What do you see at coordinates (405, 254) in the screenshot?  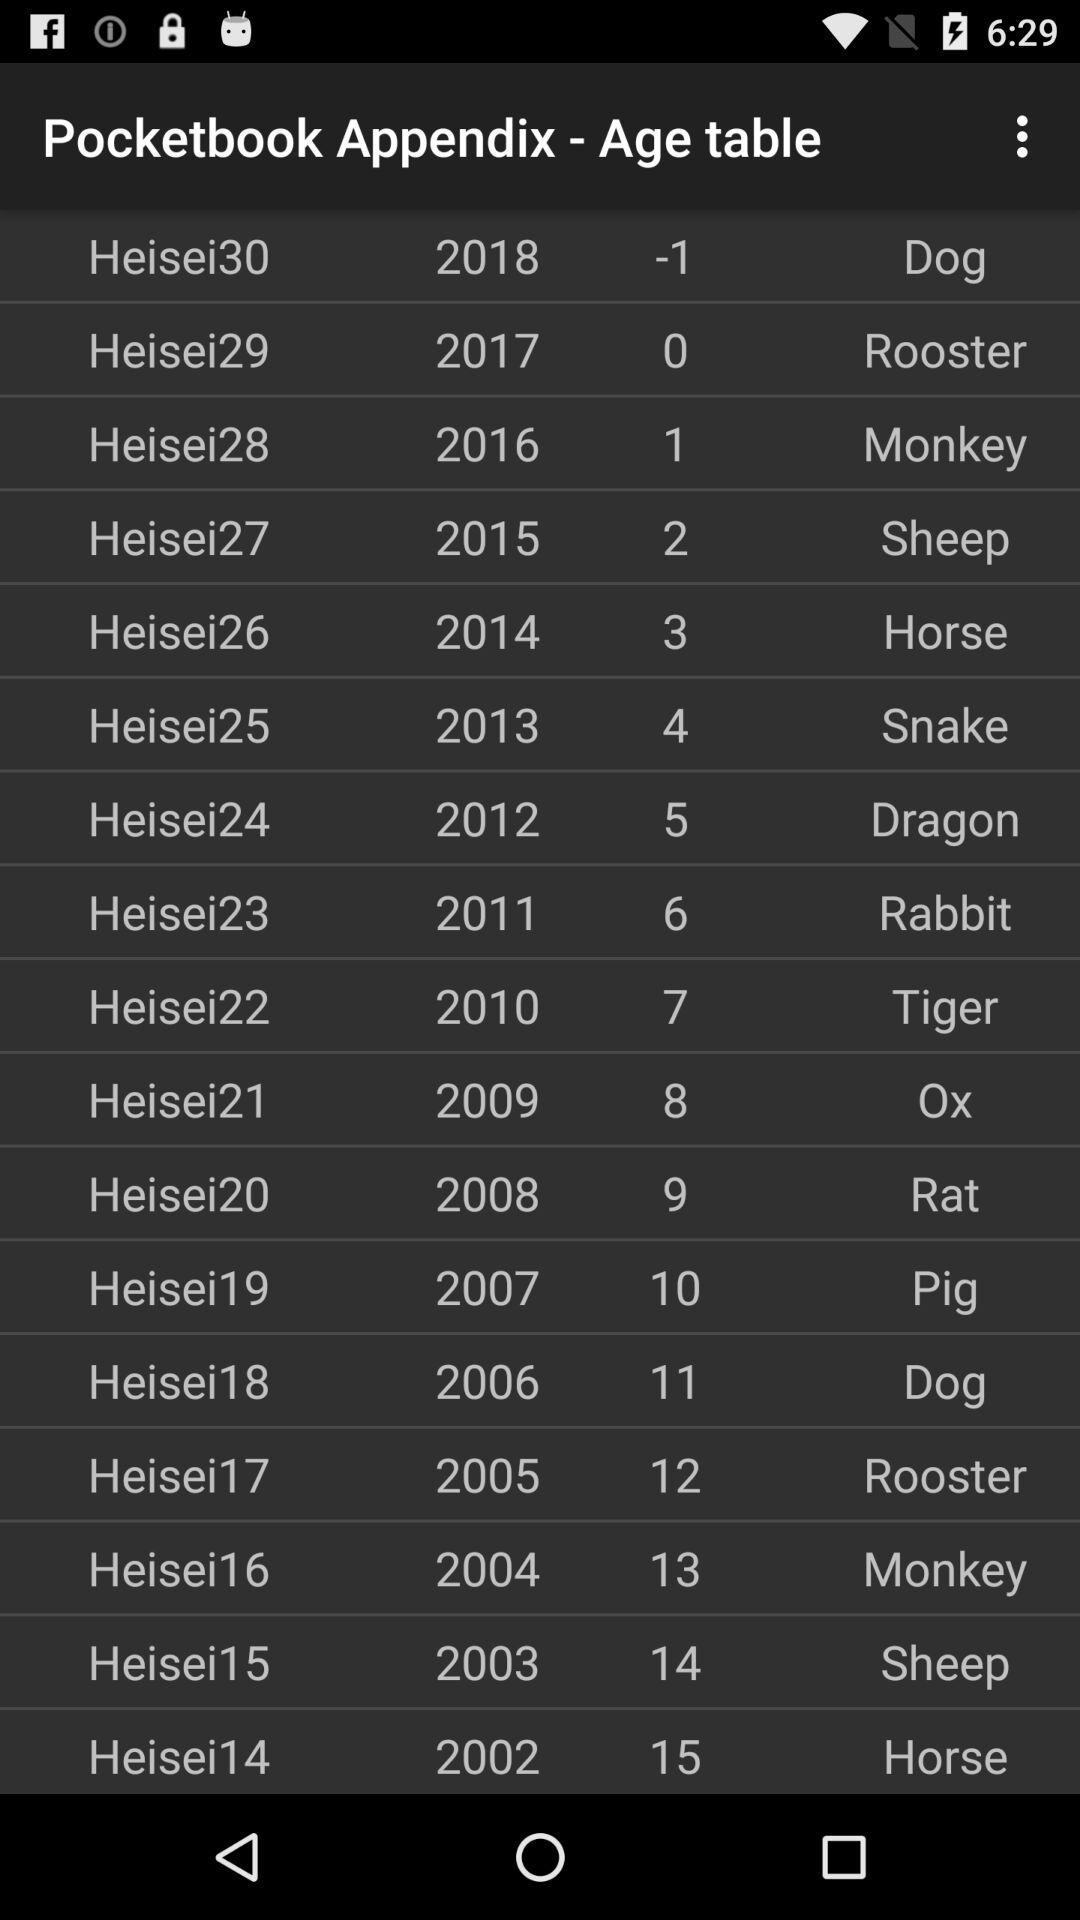 I see `the icon below the pocketbook appendix age app` at bounding box center [405, 254].